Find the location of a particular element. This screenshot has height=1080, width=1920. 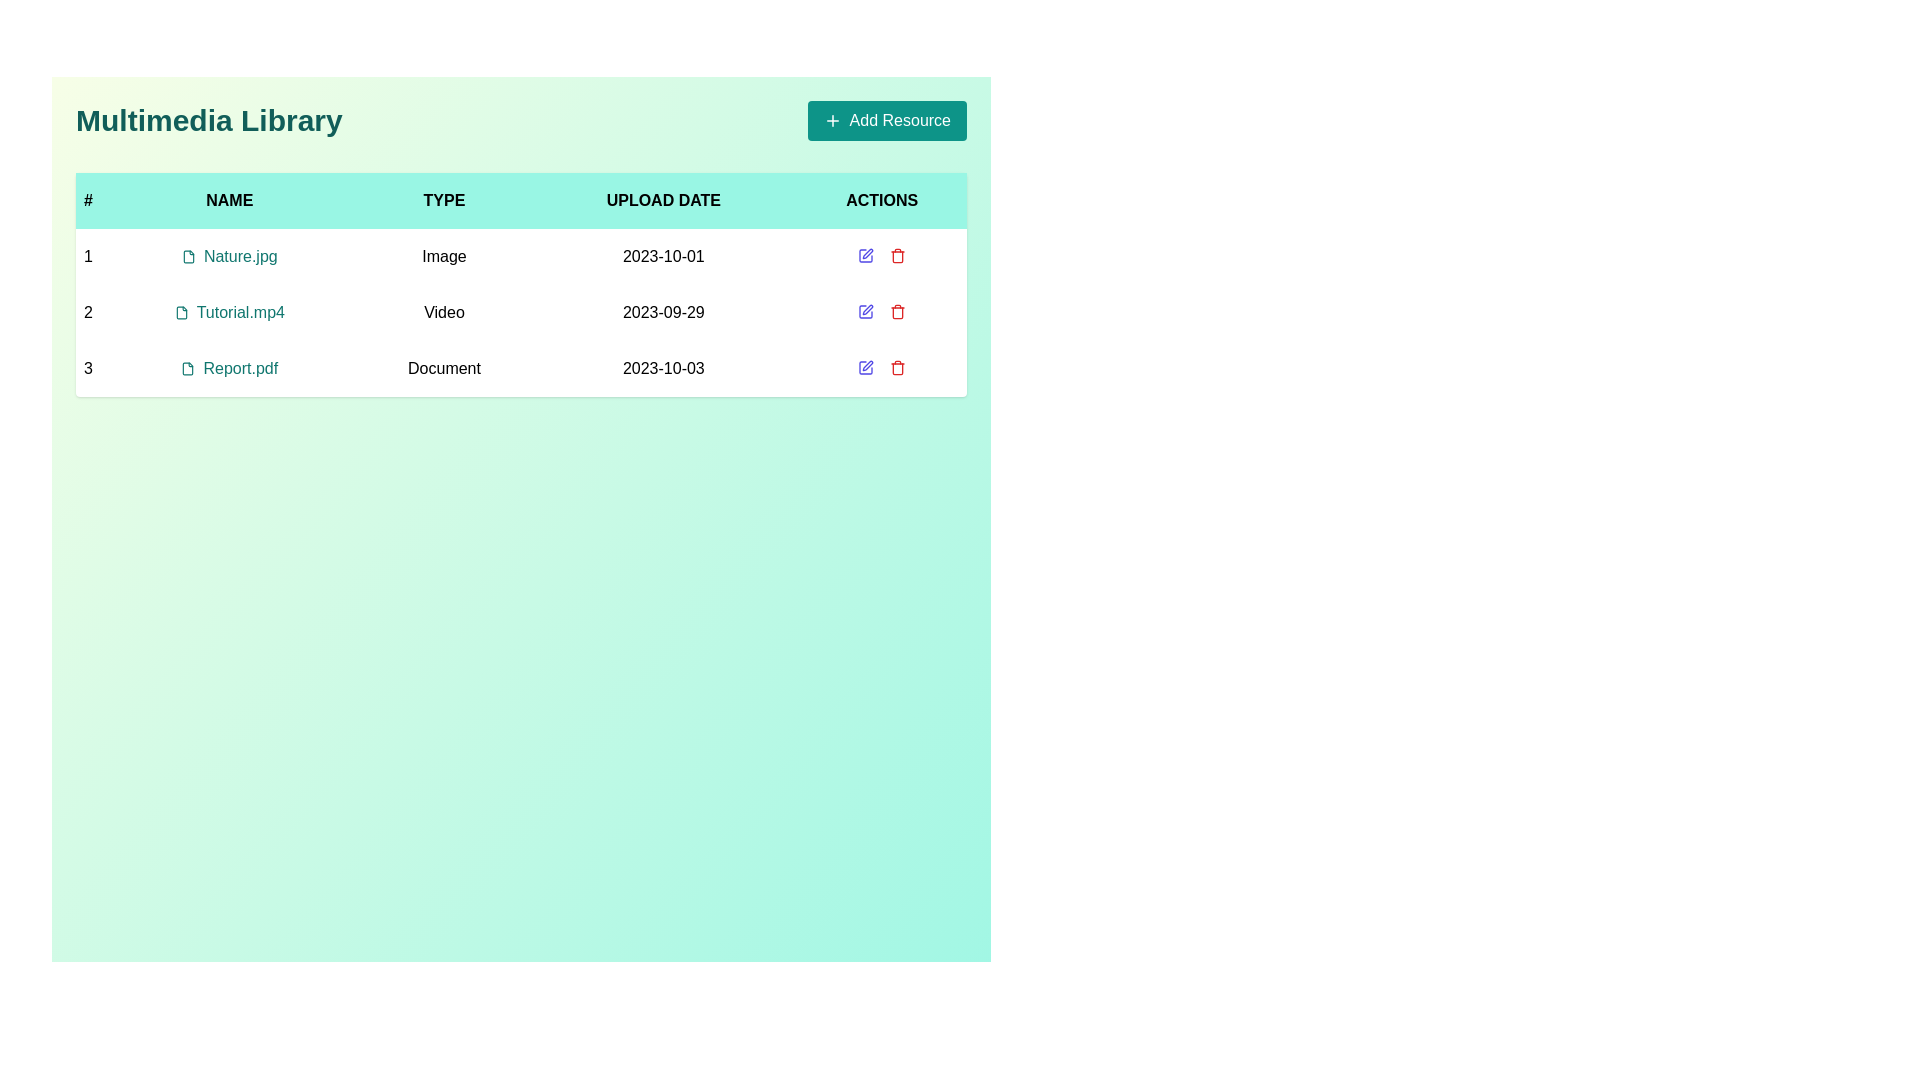

the second row of the multimedia table that contains details for a multimedia entry, positioned between 'Nature.jpg' and 'Report.pdf' is located at coordinates (521, 312).